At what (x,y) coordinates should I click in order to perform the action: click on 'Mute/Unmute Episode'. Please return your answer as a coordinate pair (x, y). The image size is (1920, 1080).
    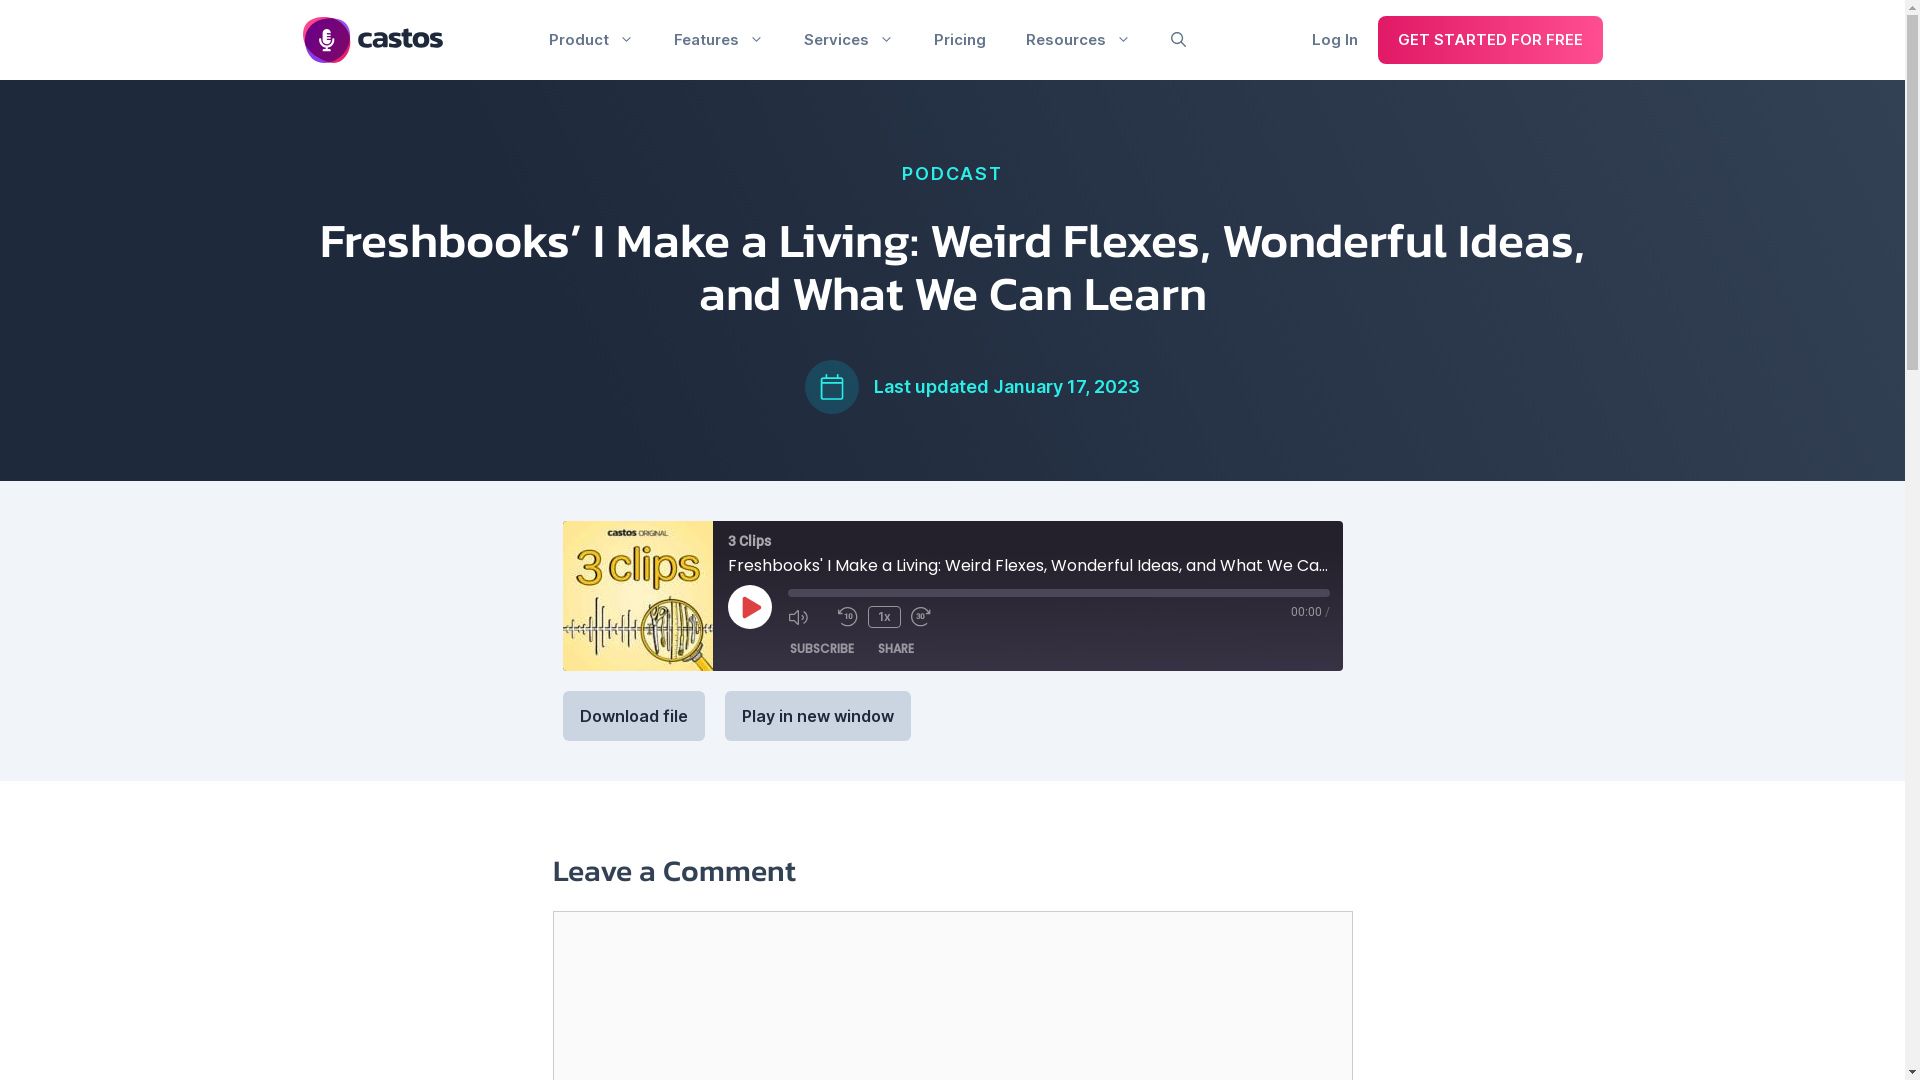
    Looking at the image, I should click on (786, 616).